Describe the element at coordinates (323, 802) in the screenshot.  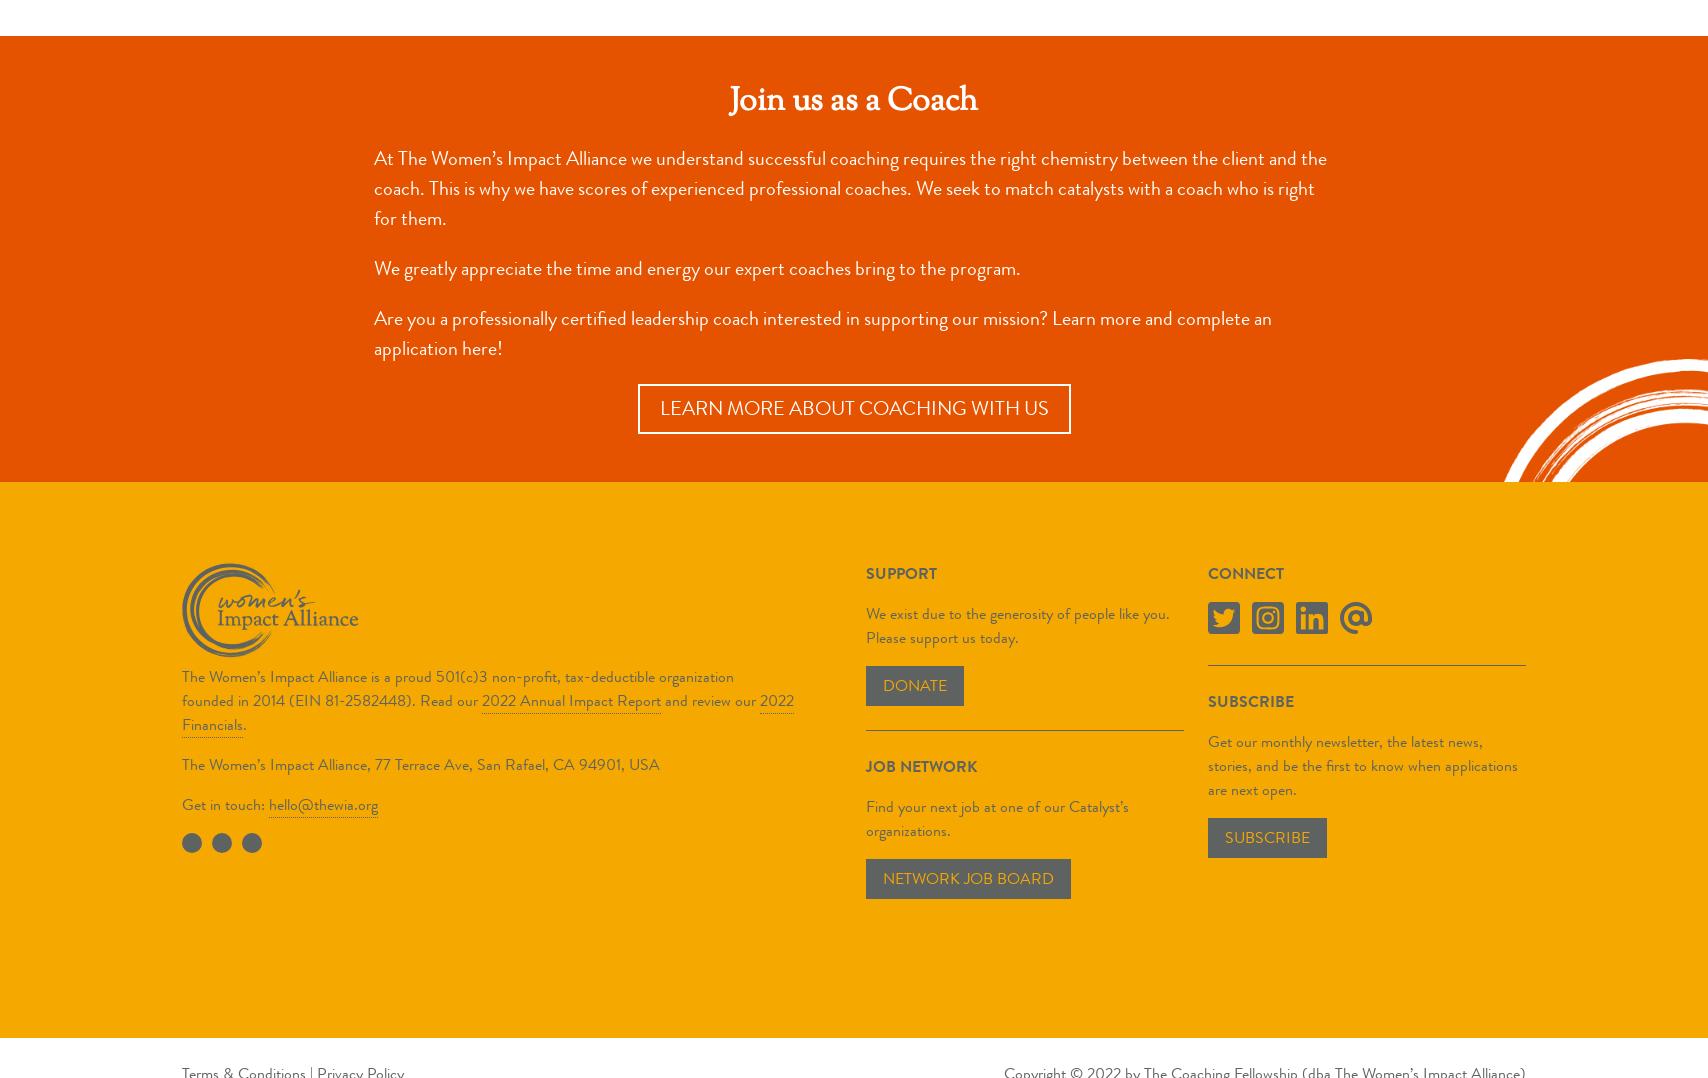
I see `'hello@thewia.org'` at that location.